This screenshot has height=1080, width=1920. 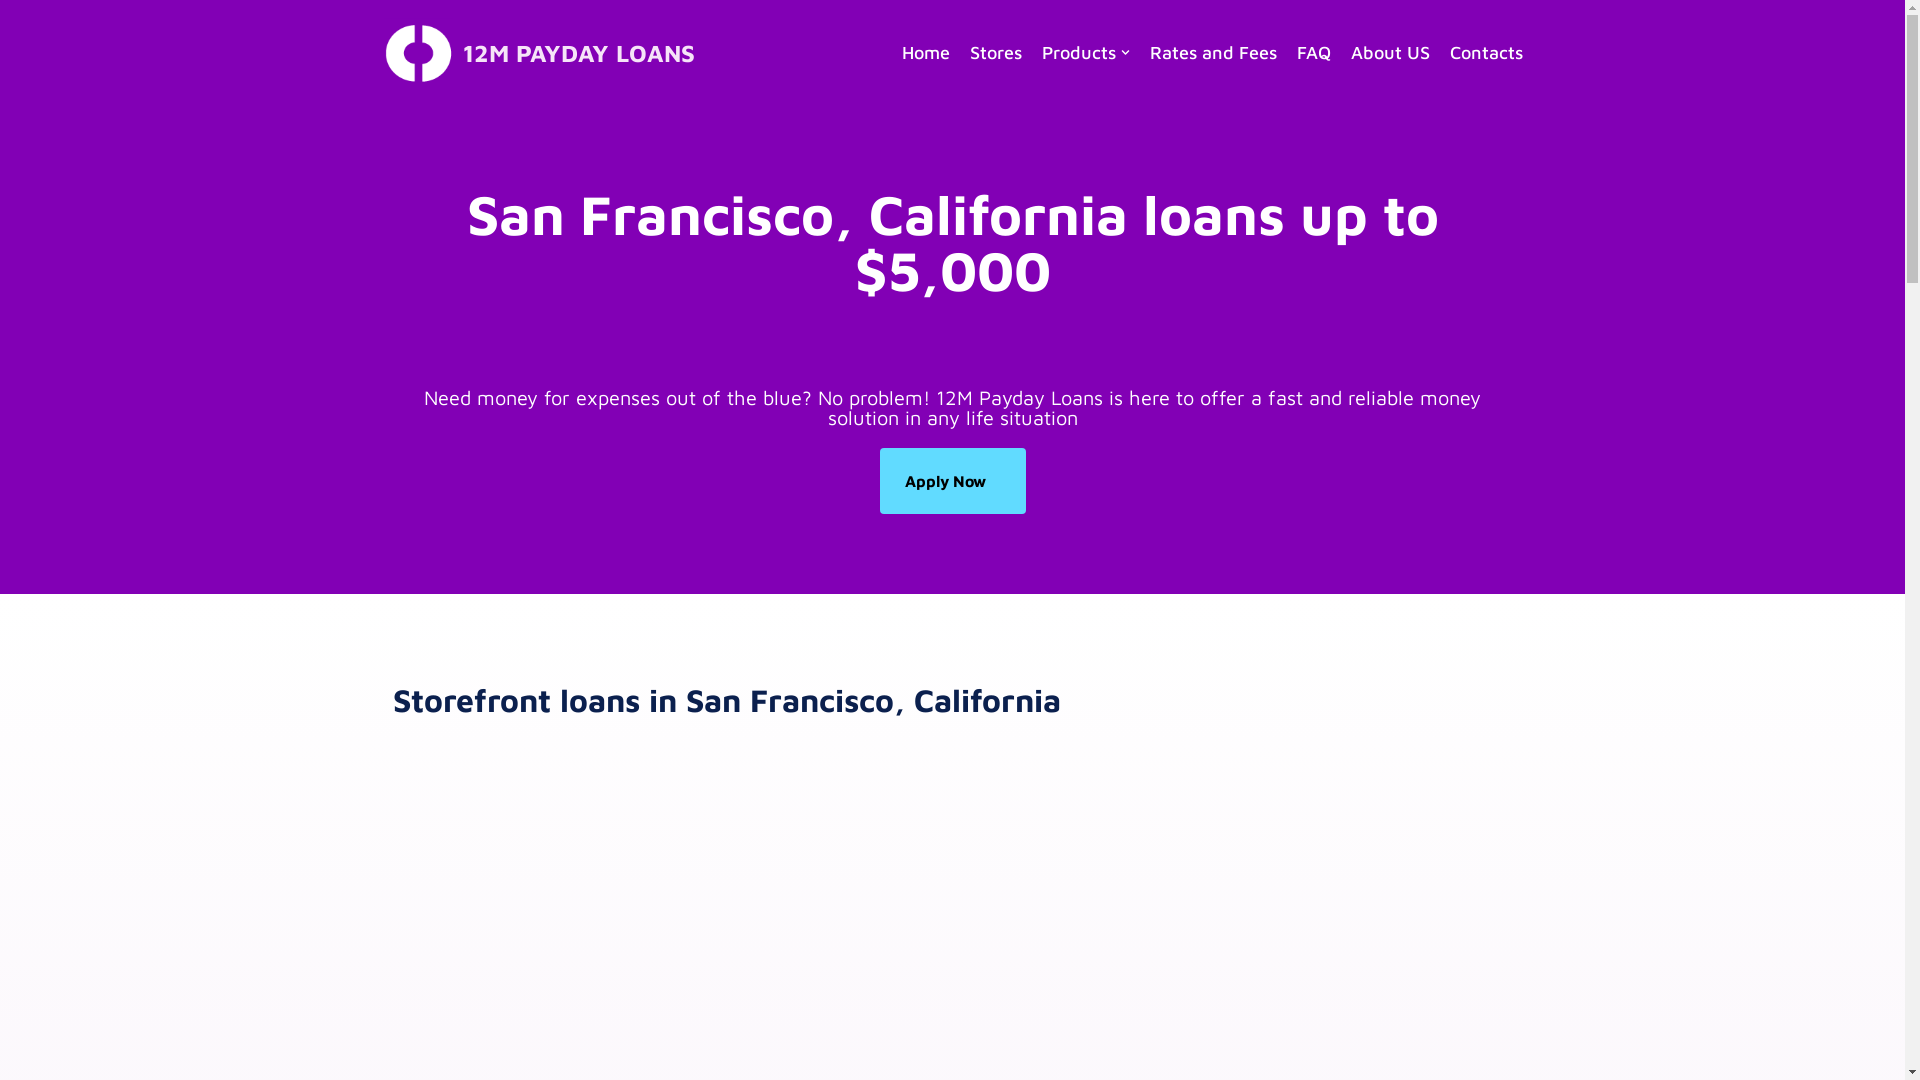 What do you see at coordinates (1313, 52) in the screenshot?
I see `'FAQ'` at bounding box center [1313, 52].